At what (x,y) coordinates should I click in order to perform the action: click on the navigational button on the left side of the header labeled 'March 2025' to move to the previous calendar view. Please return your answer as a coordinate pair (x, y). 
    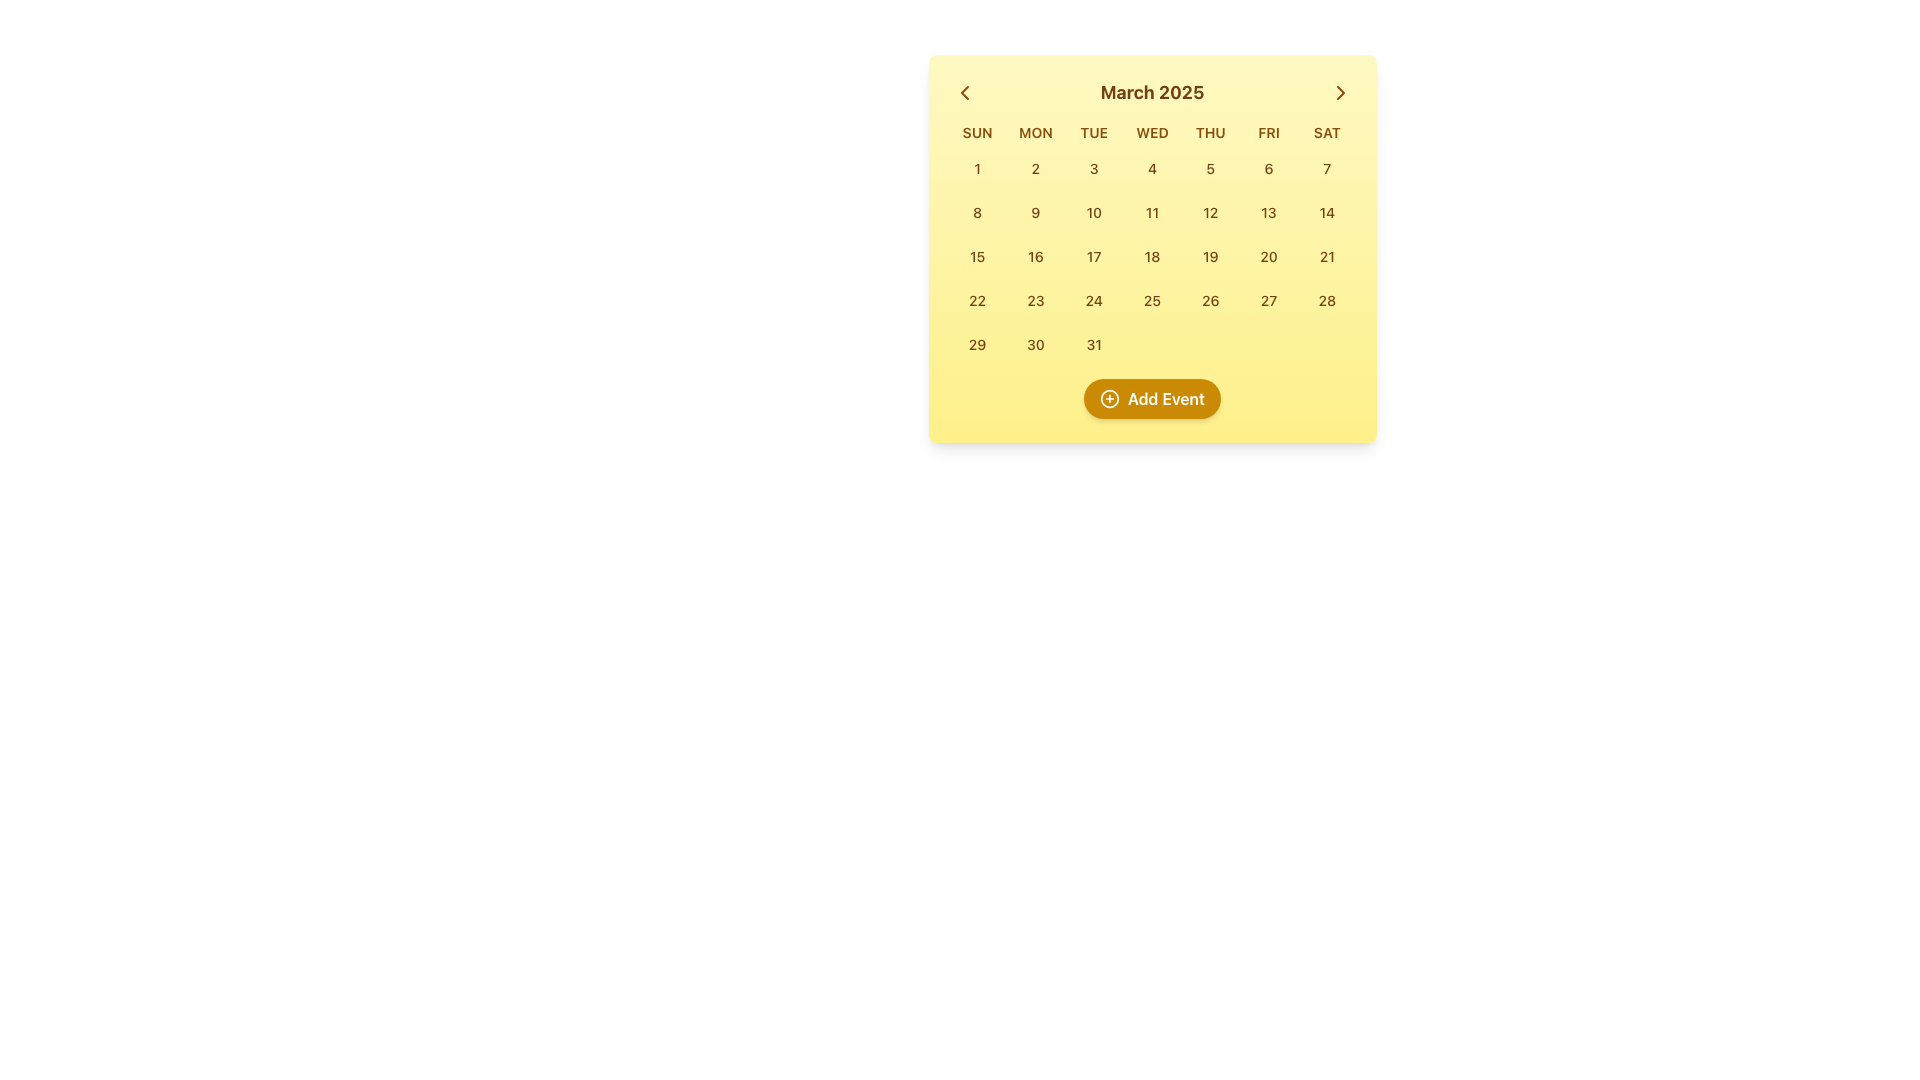
    Looking at the image, I should click on (964, 92).